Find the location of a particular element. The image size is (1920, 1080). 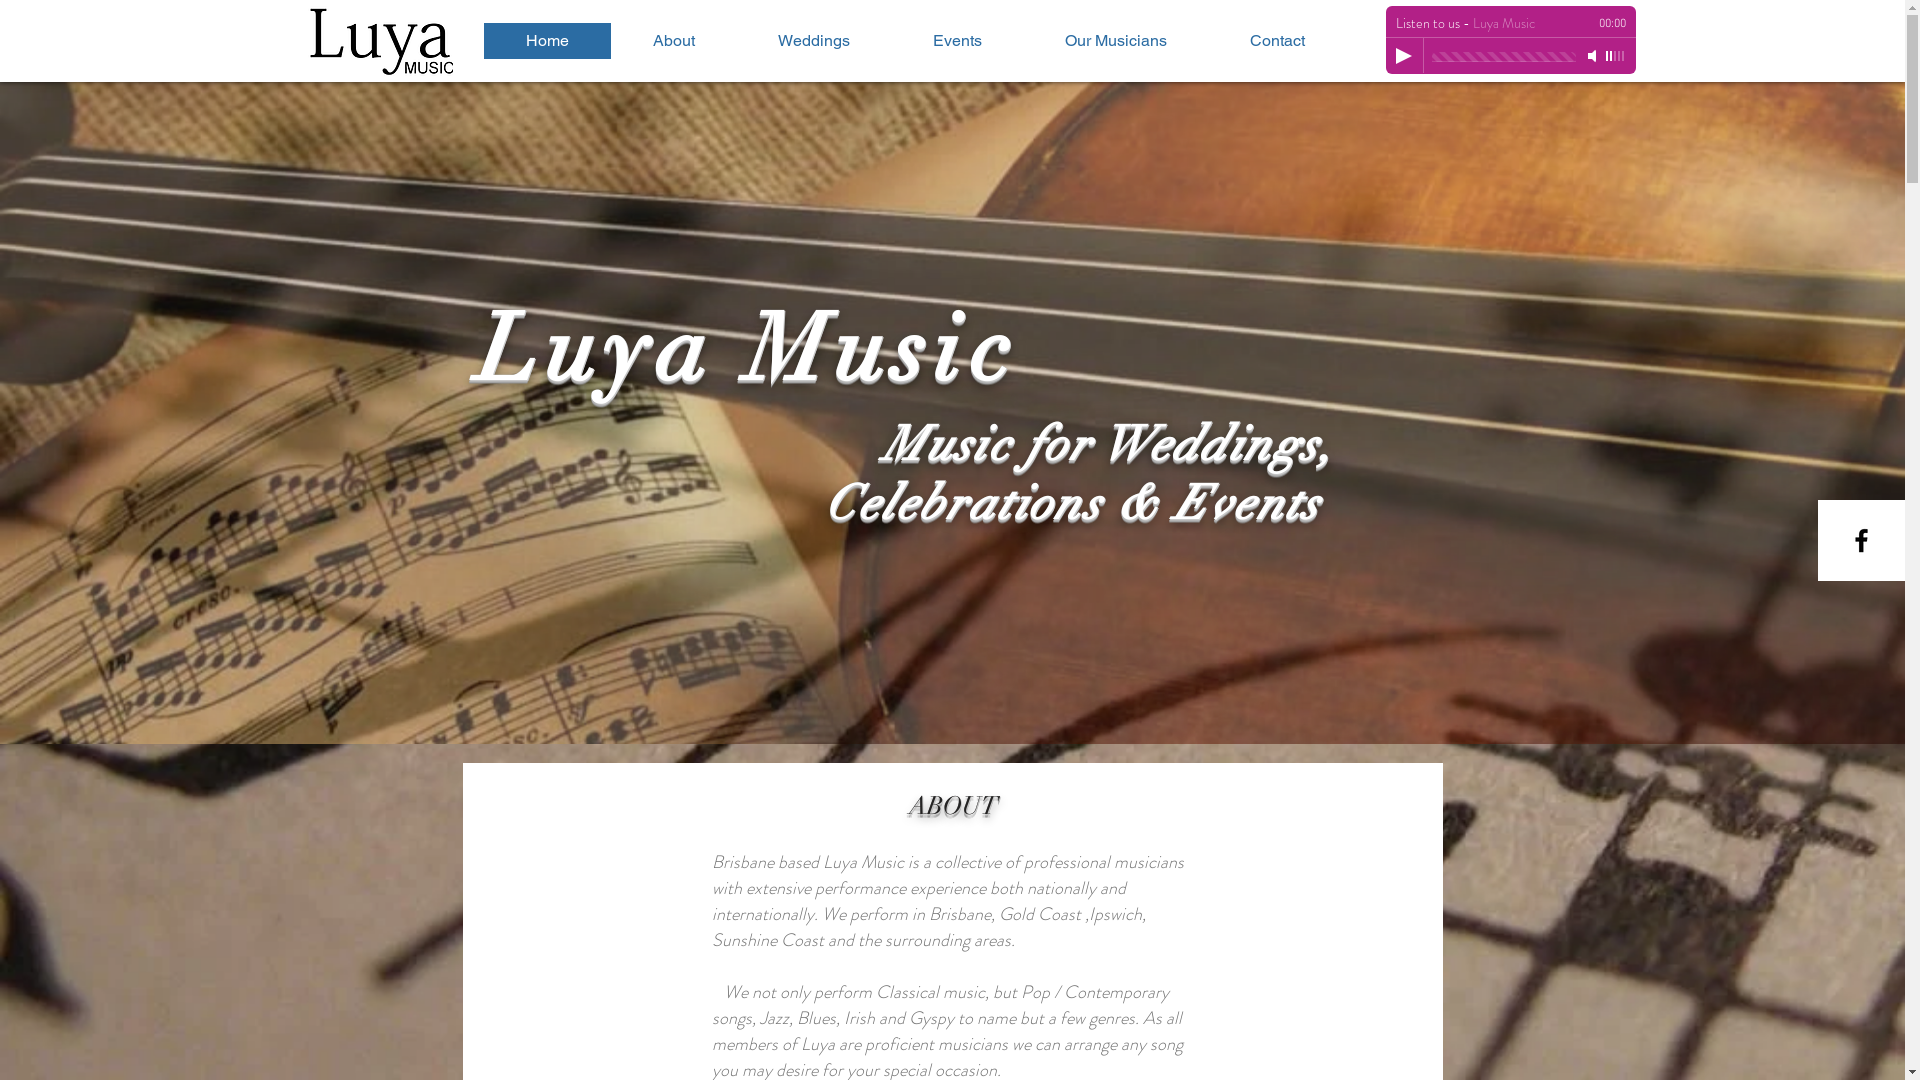

'Contact' is located at coordinates (1275, 41).